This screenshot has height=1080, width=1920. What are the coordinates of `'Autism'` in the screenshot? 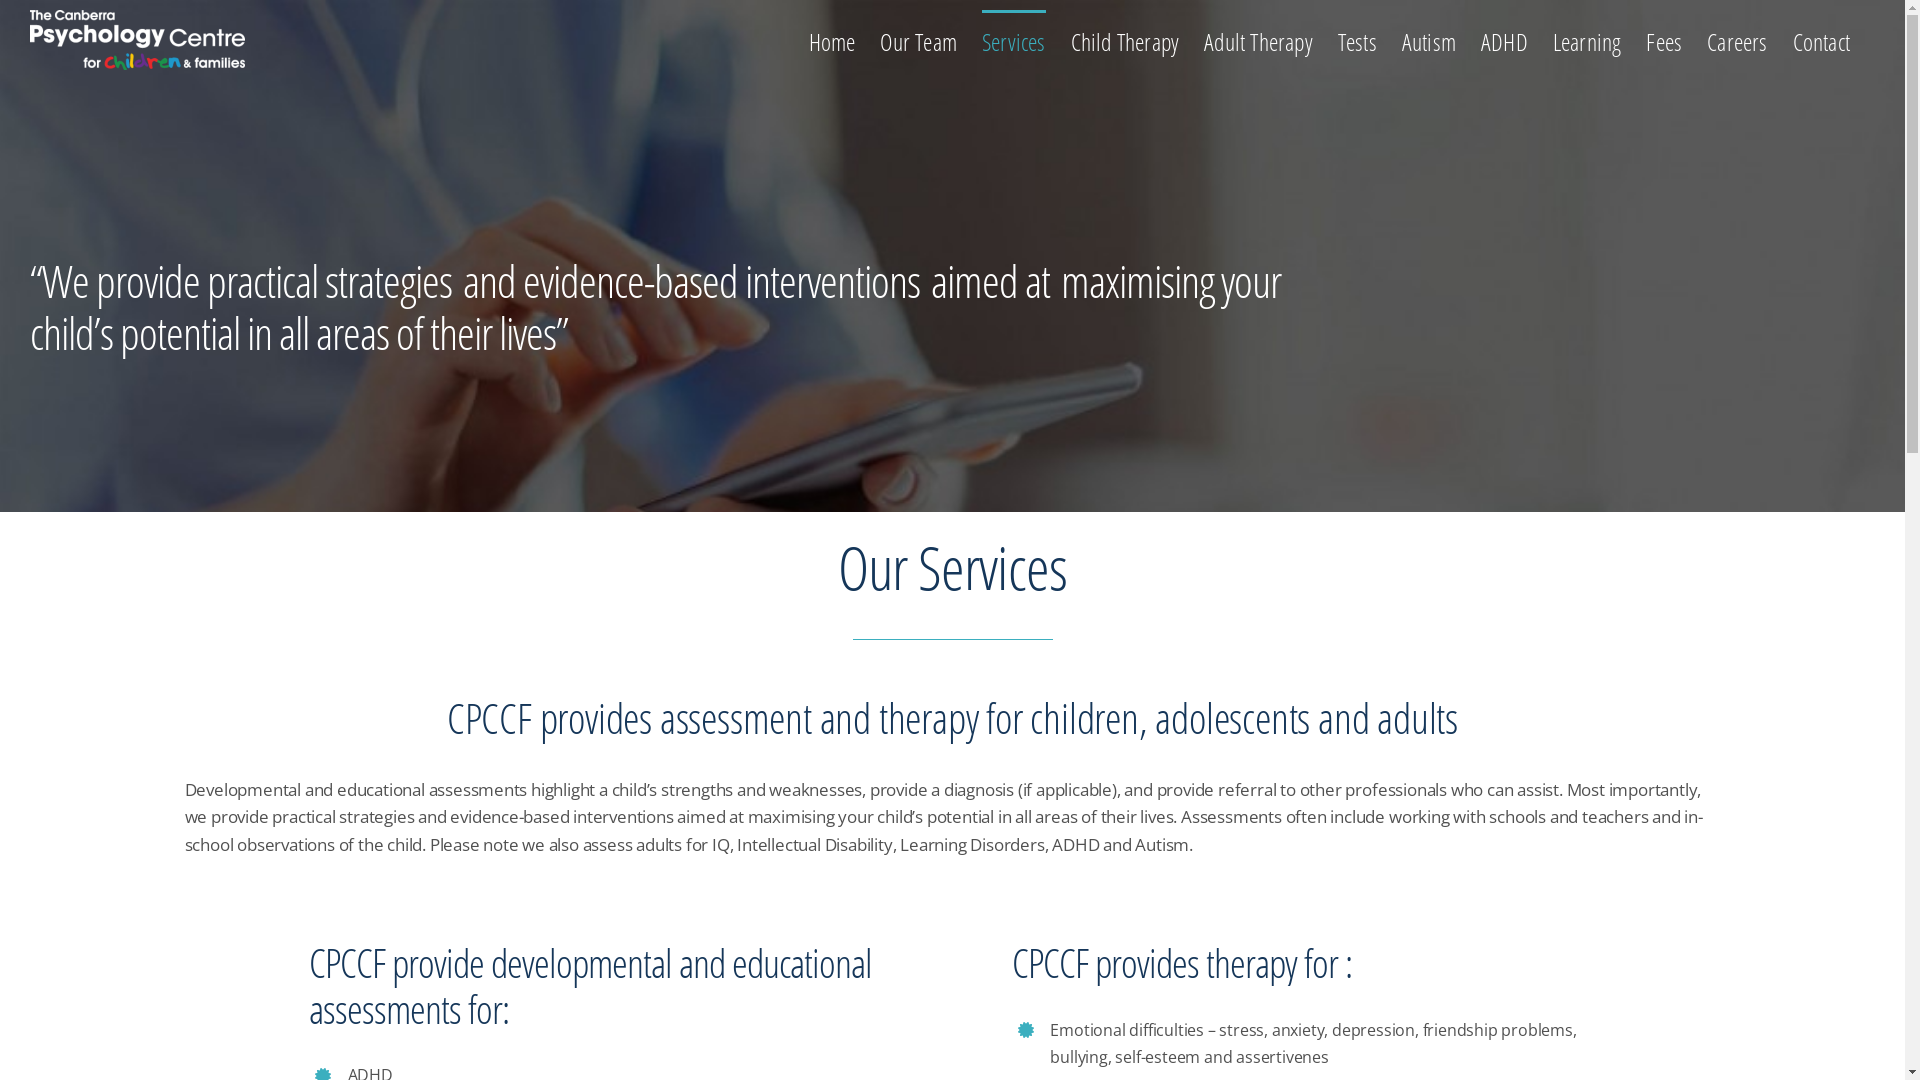 It's located at (1428, 39).